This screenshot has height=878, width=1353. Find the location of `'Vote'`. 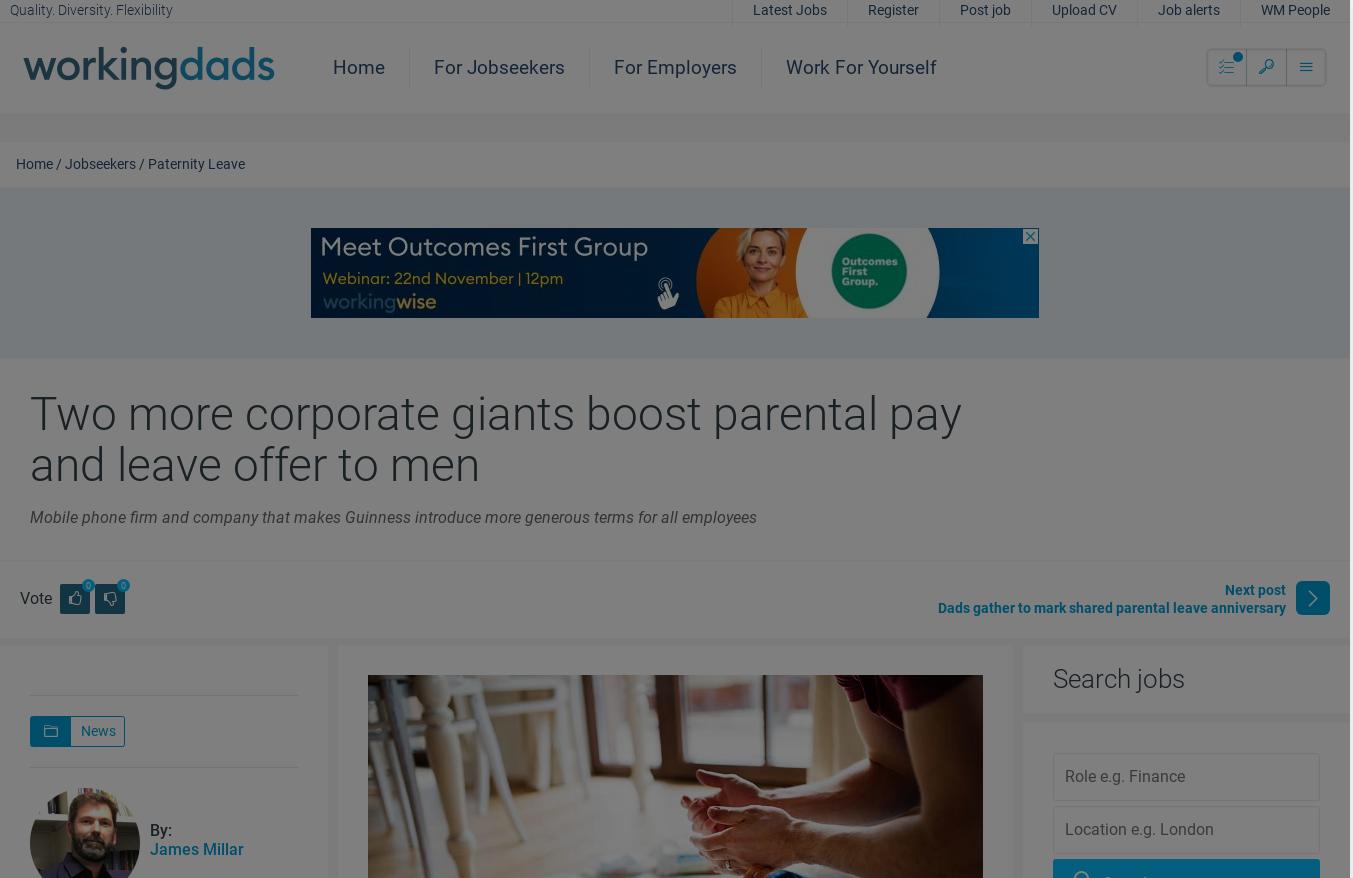

'Vote' is located at coordinates (39, 598).